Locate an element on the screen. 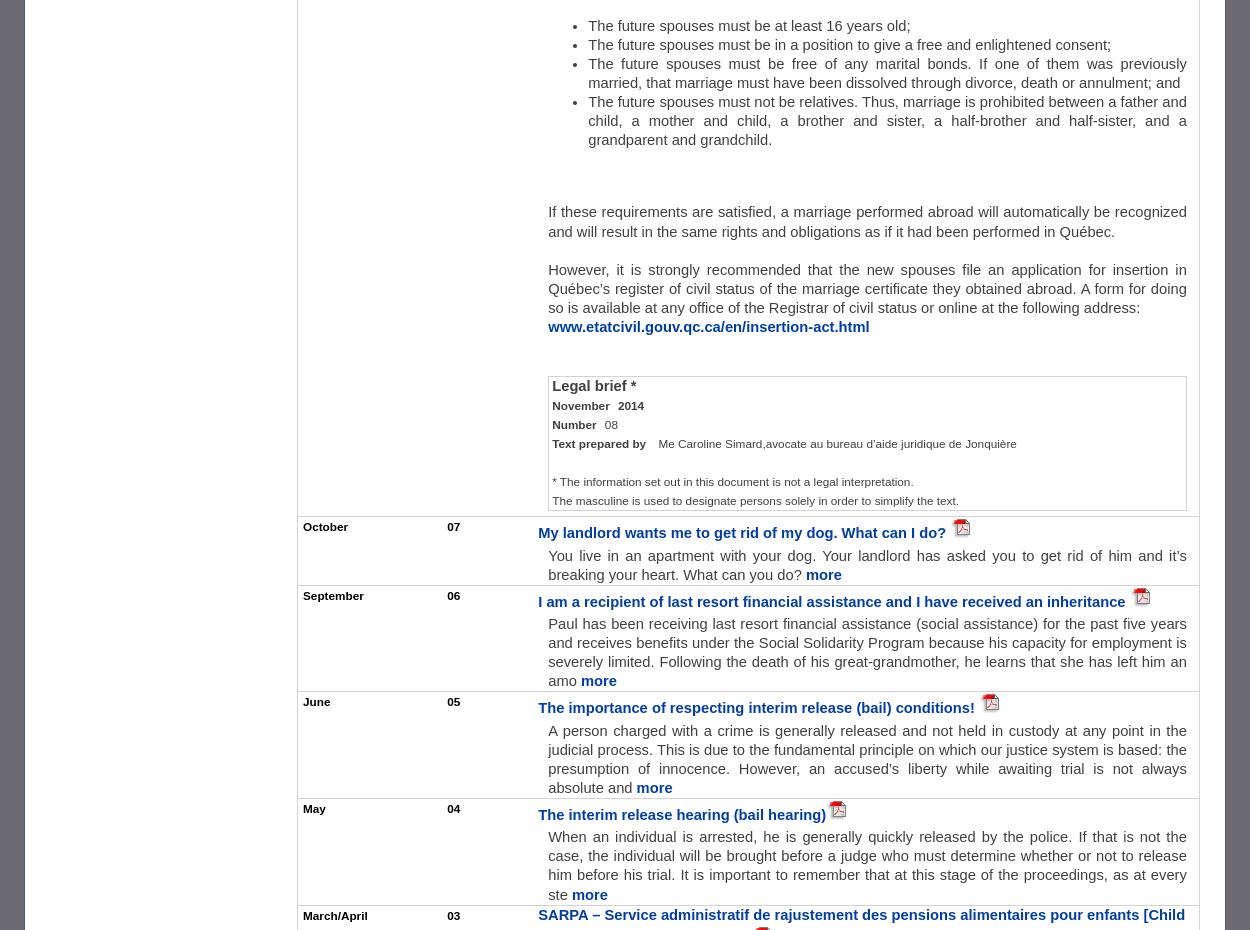  'Me Caroline Simard,avocate au bureau d’aide juridique de Jonquière' is located at coordinates (836, 442).